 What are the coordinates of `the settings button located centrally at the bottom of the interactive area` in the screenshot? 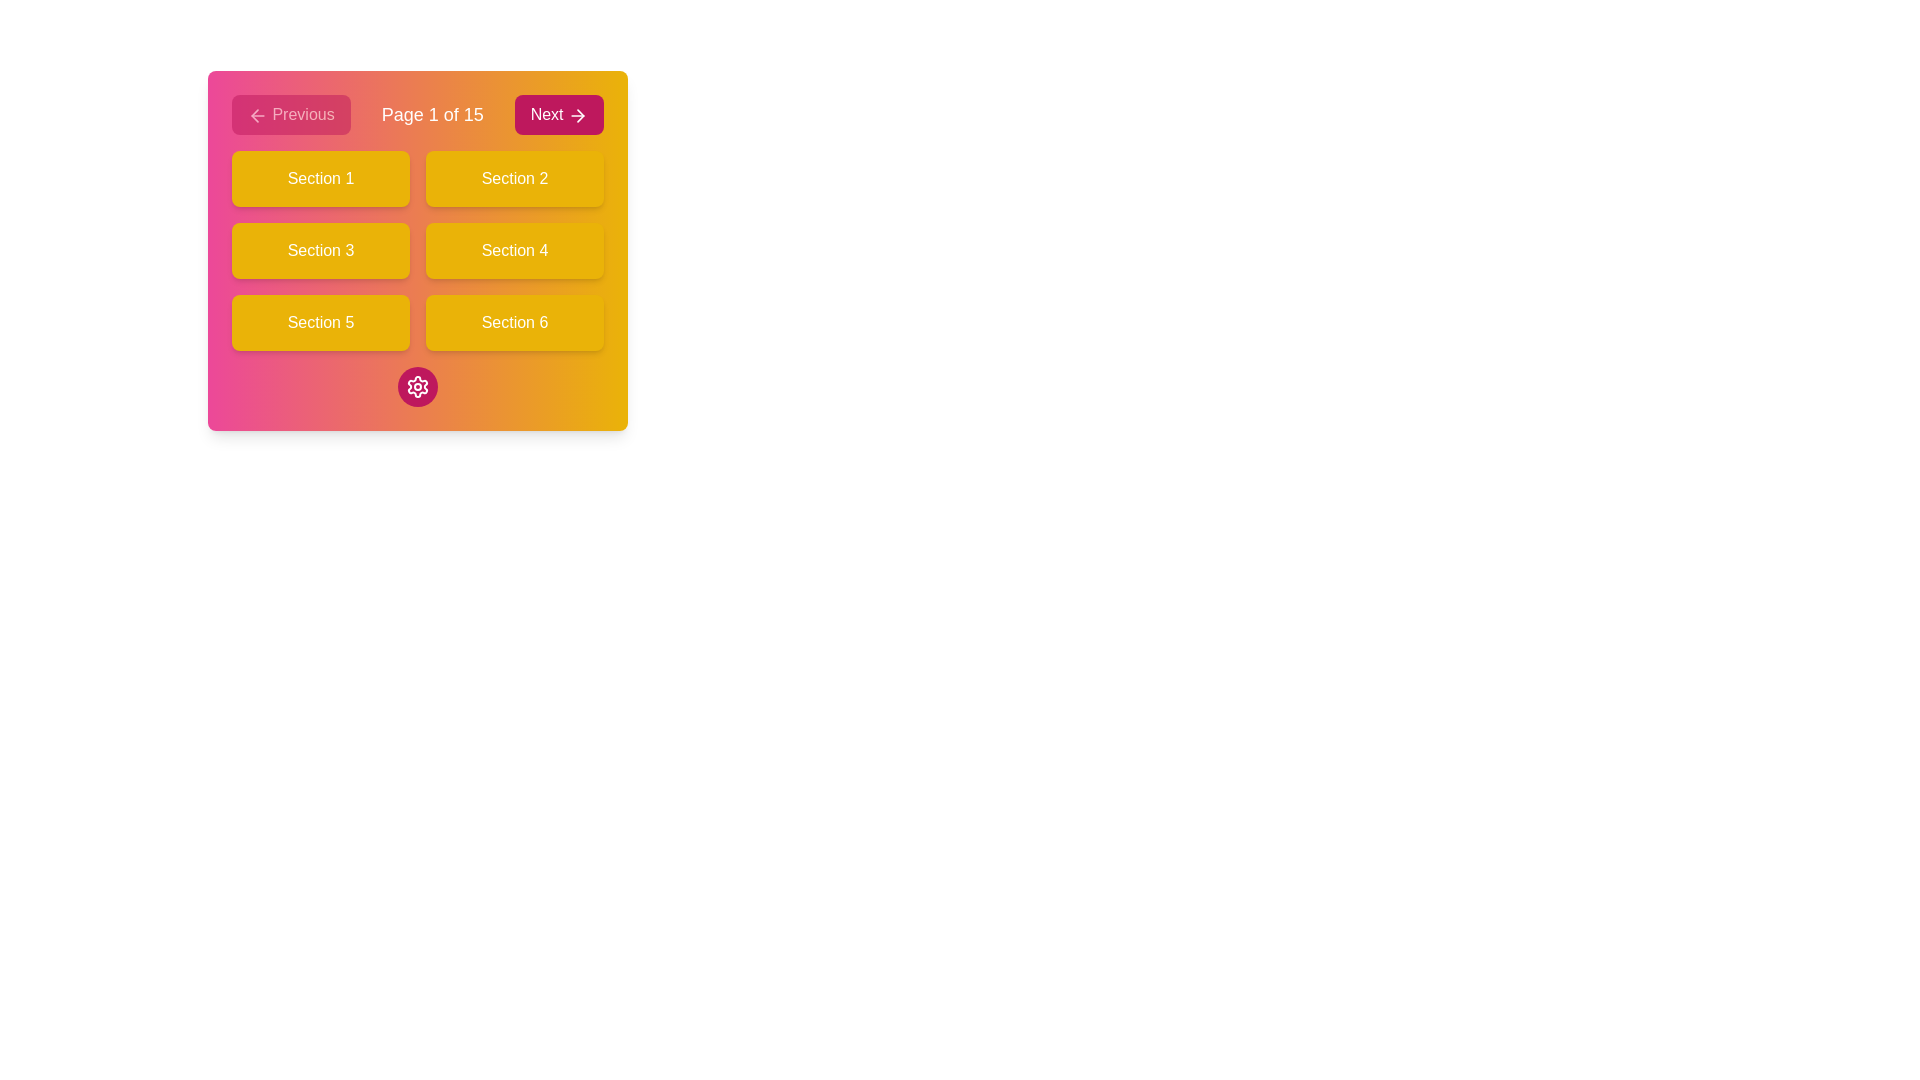 It's located at (416, 386).